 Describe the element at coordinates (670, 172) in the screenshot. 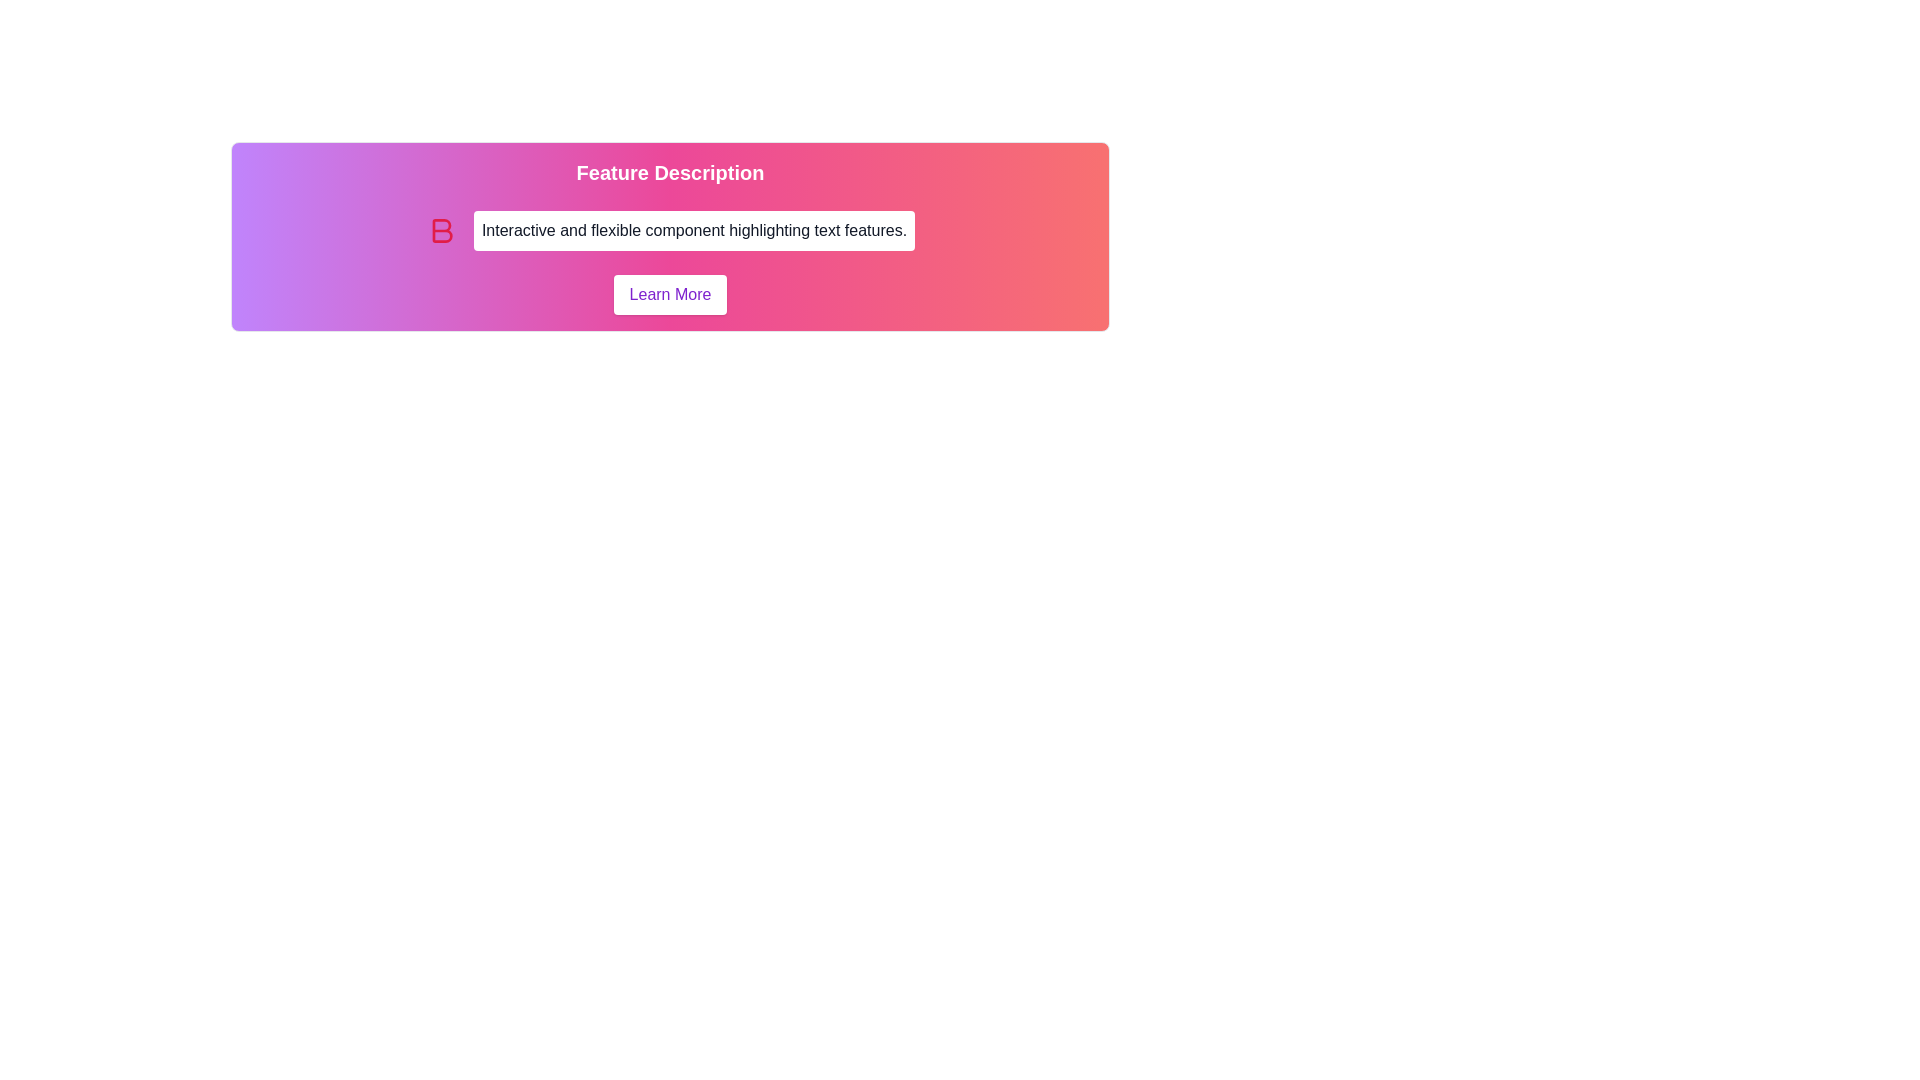

I see `text of the Heading located at the top-center of the section, above the description text and the 'Learn More' button` at that location.